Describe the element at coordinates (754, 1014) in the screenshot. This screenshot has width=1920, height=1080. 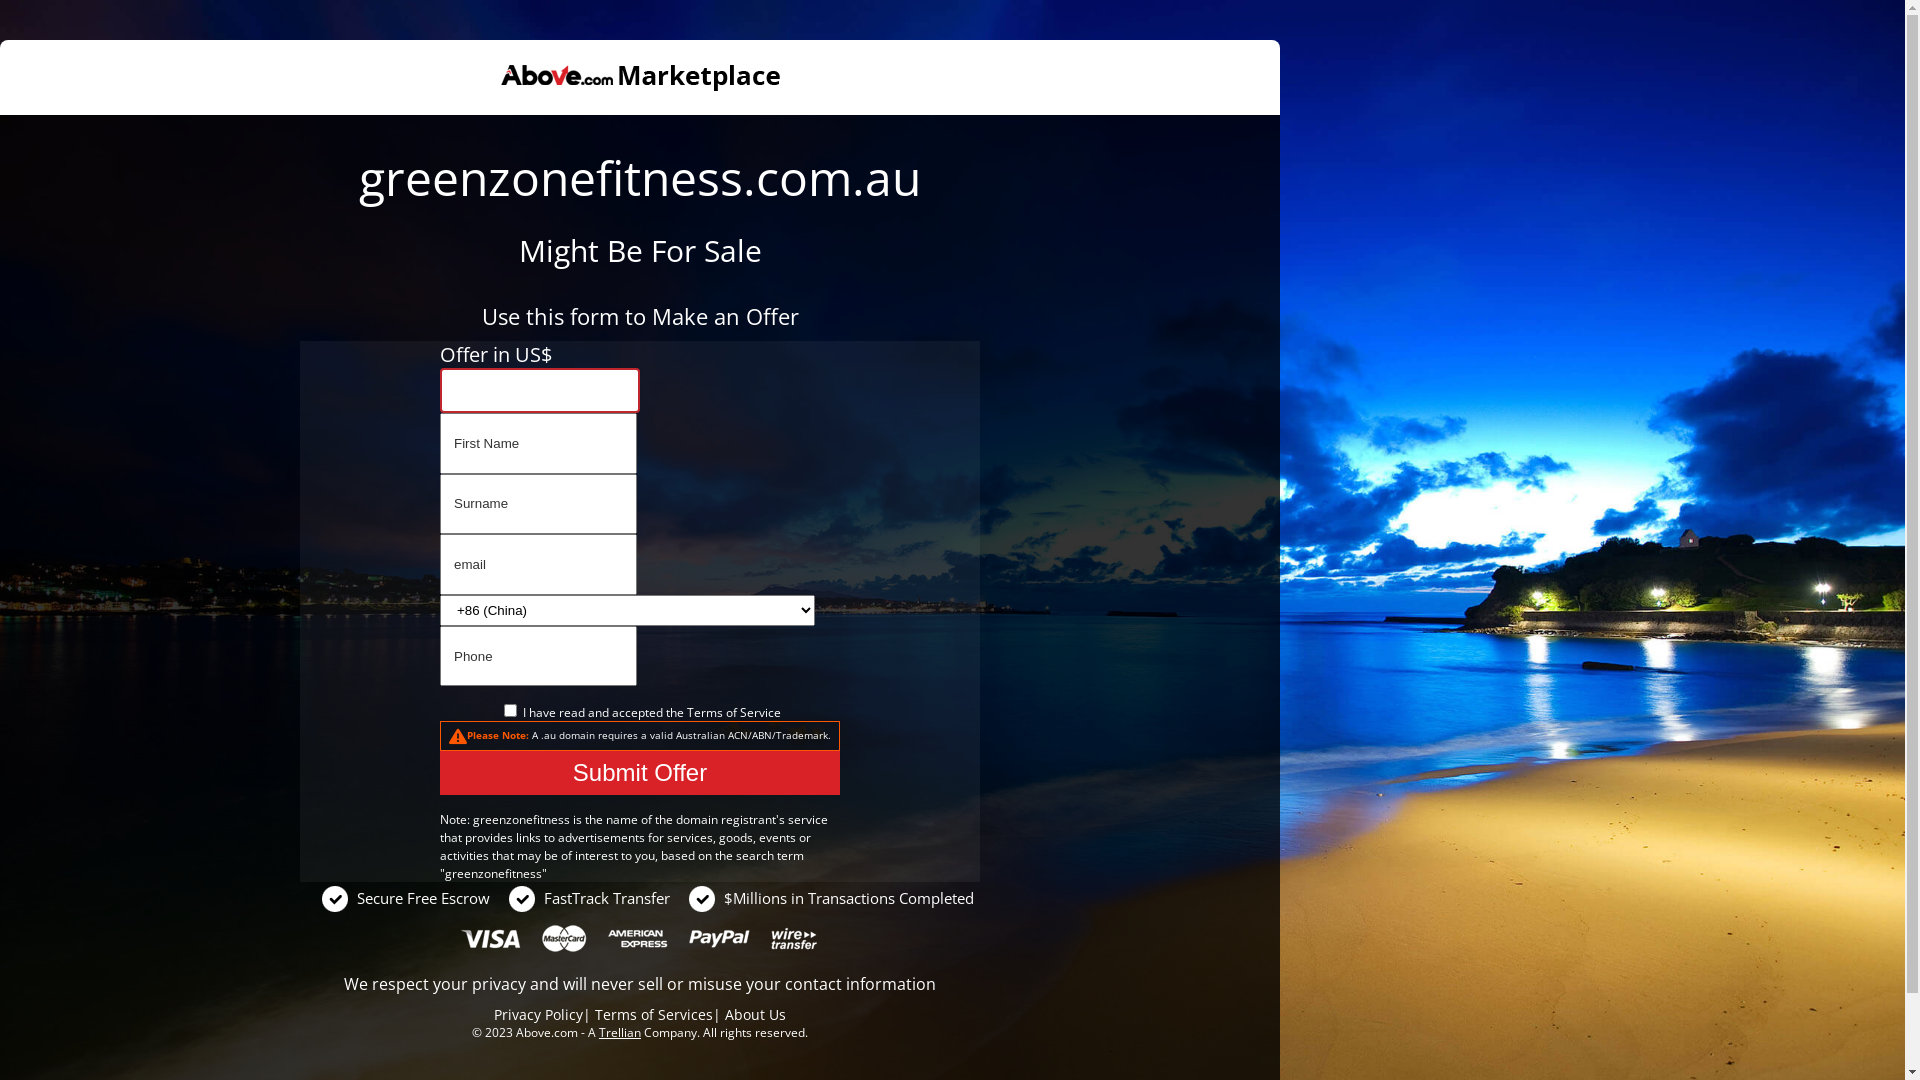
I see `'About Us'` at that location.